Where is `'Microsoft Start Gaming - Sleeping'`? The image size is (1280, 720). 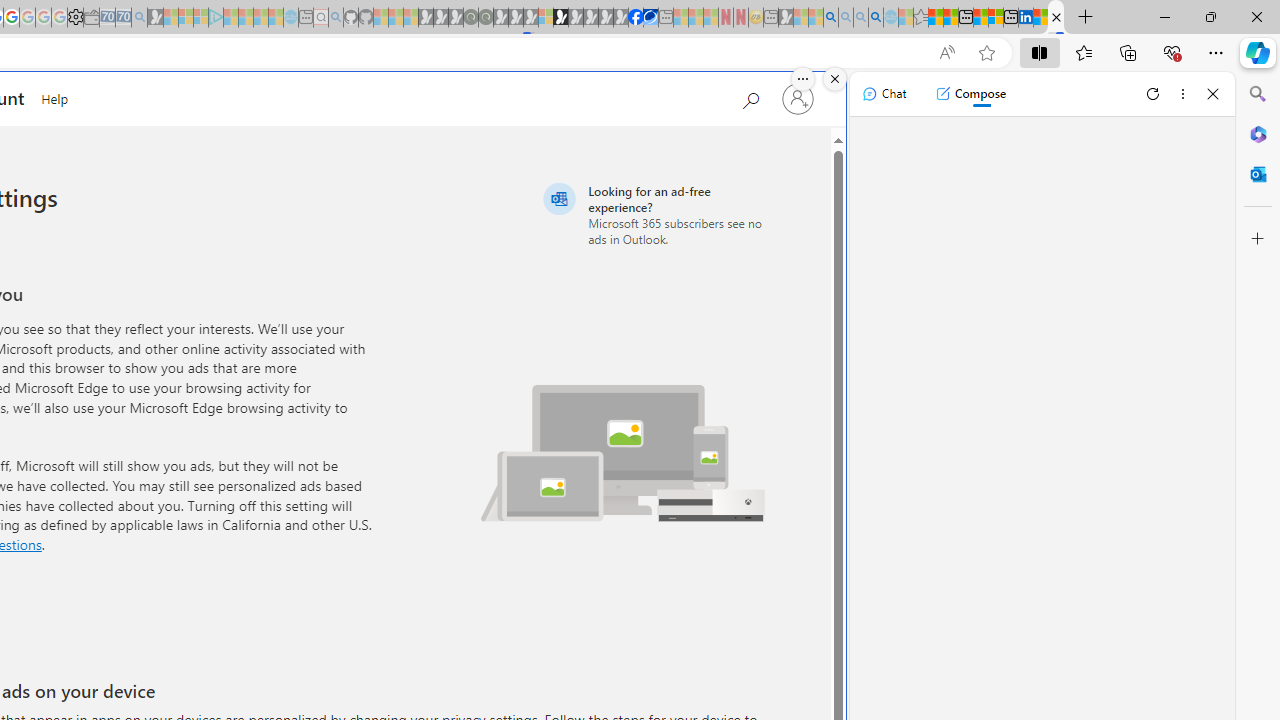
'Microsoft Start Gaming - Sleeping' is located at coordinates (154, 17).